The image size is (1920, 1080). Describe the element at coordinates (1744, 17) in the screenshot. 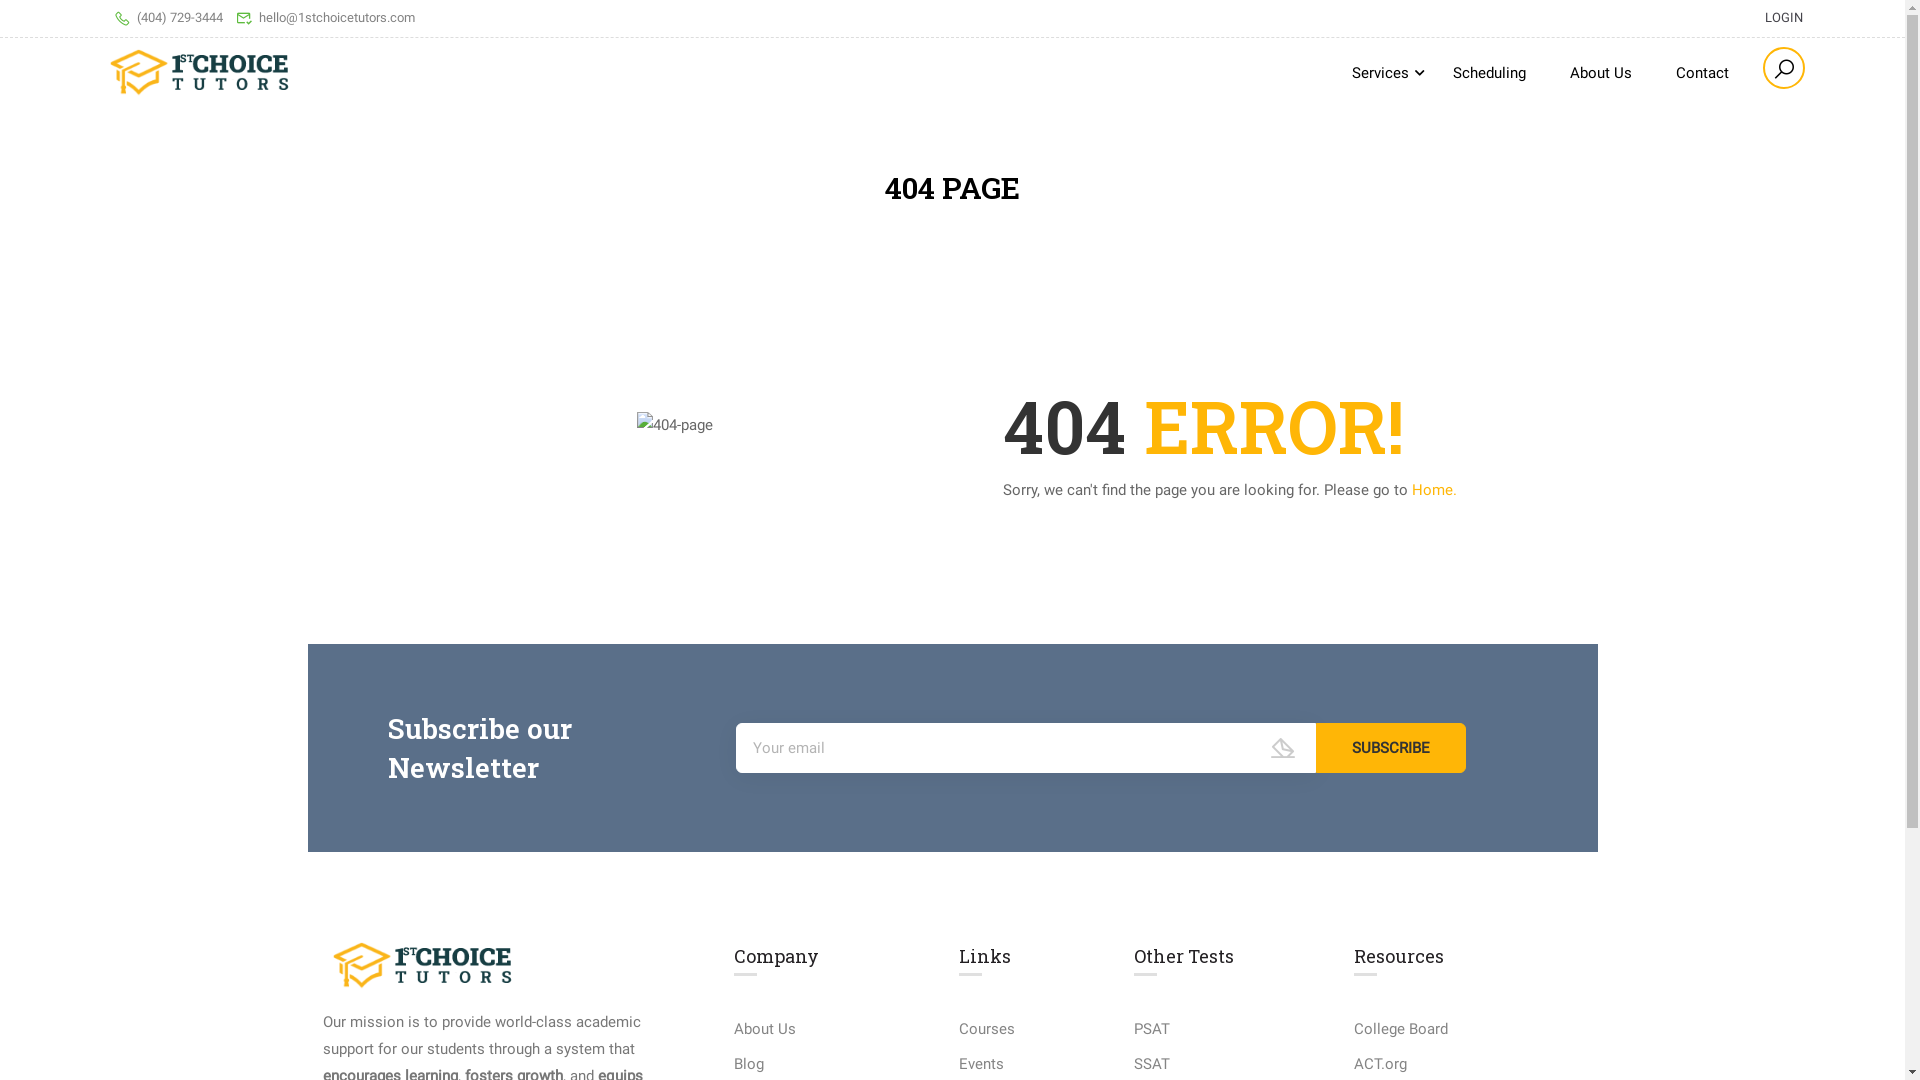

I see `'LOGIN'` at that location.